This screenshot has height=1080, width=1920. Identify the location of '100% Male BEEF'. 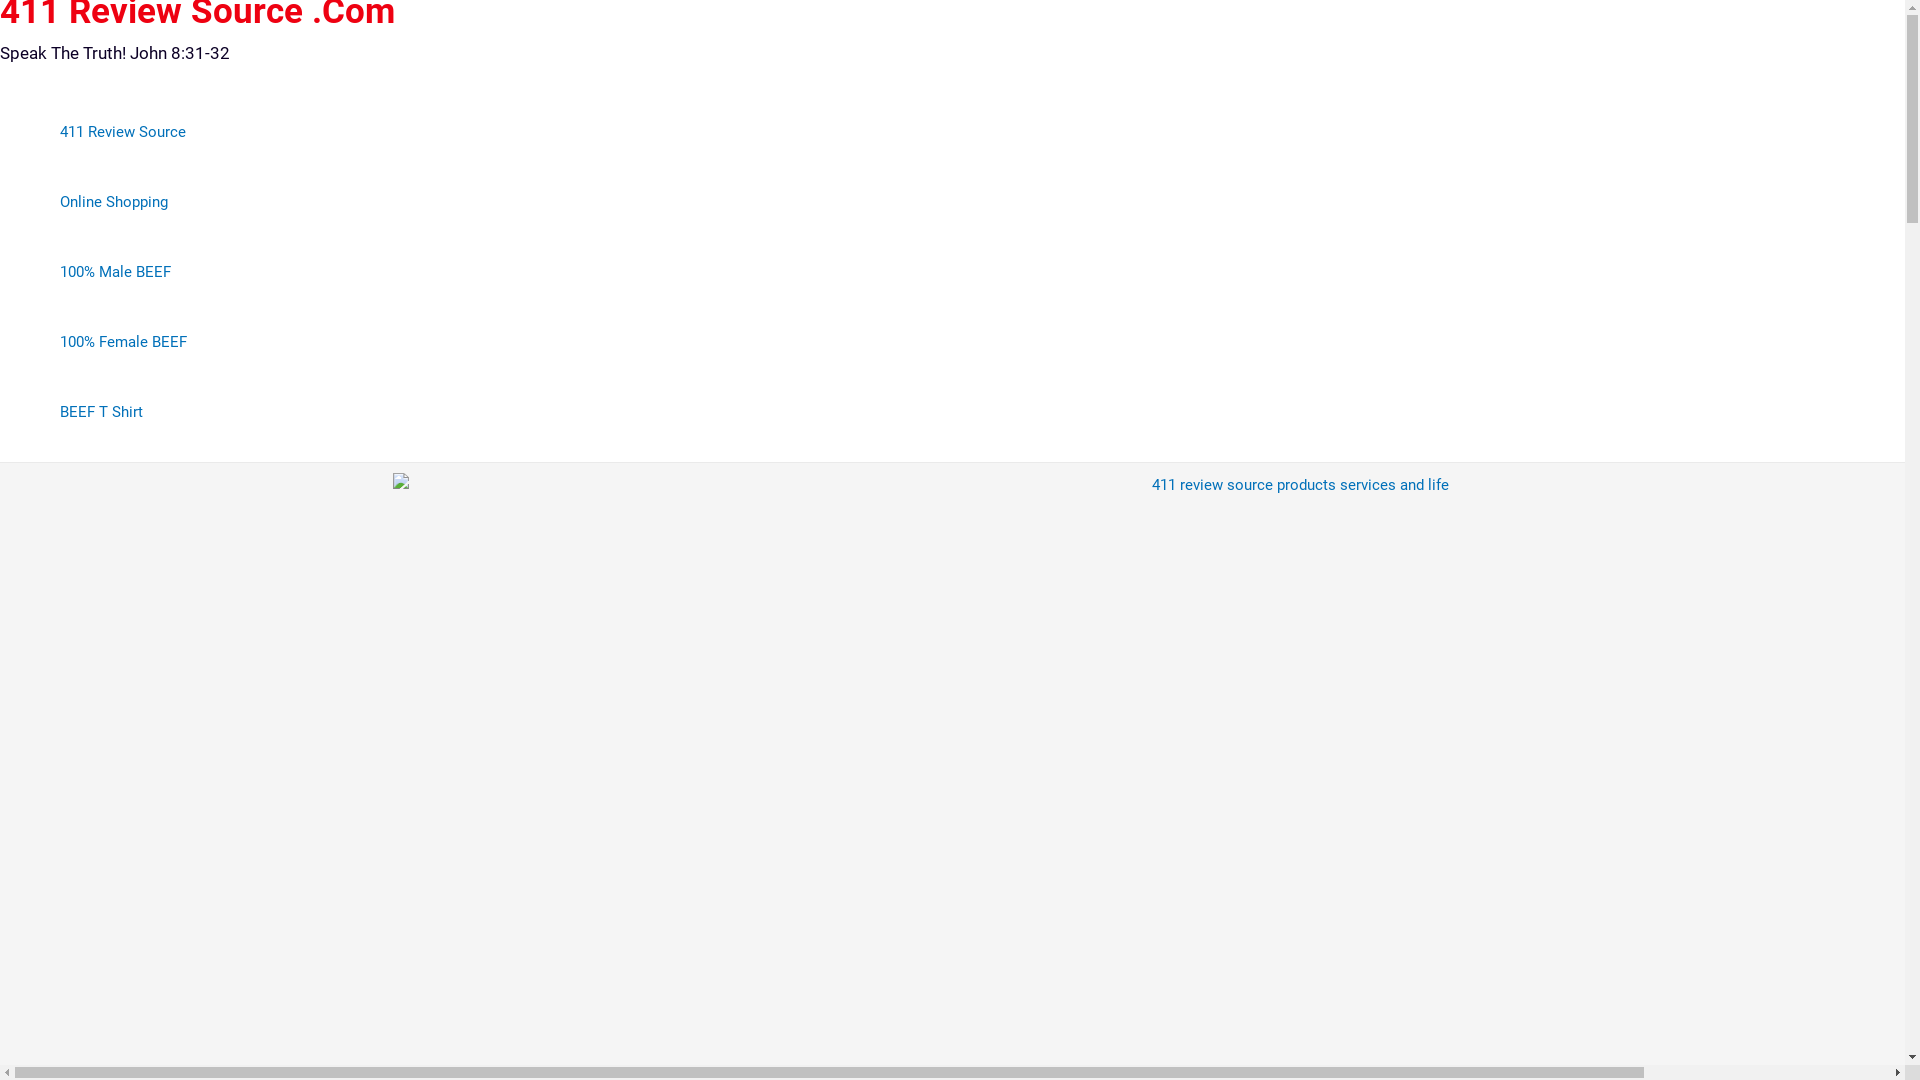
(122, 272).